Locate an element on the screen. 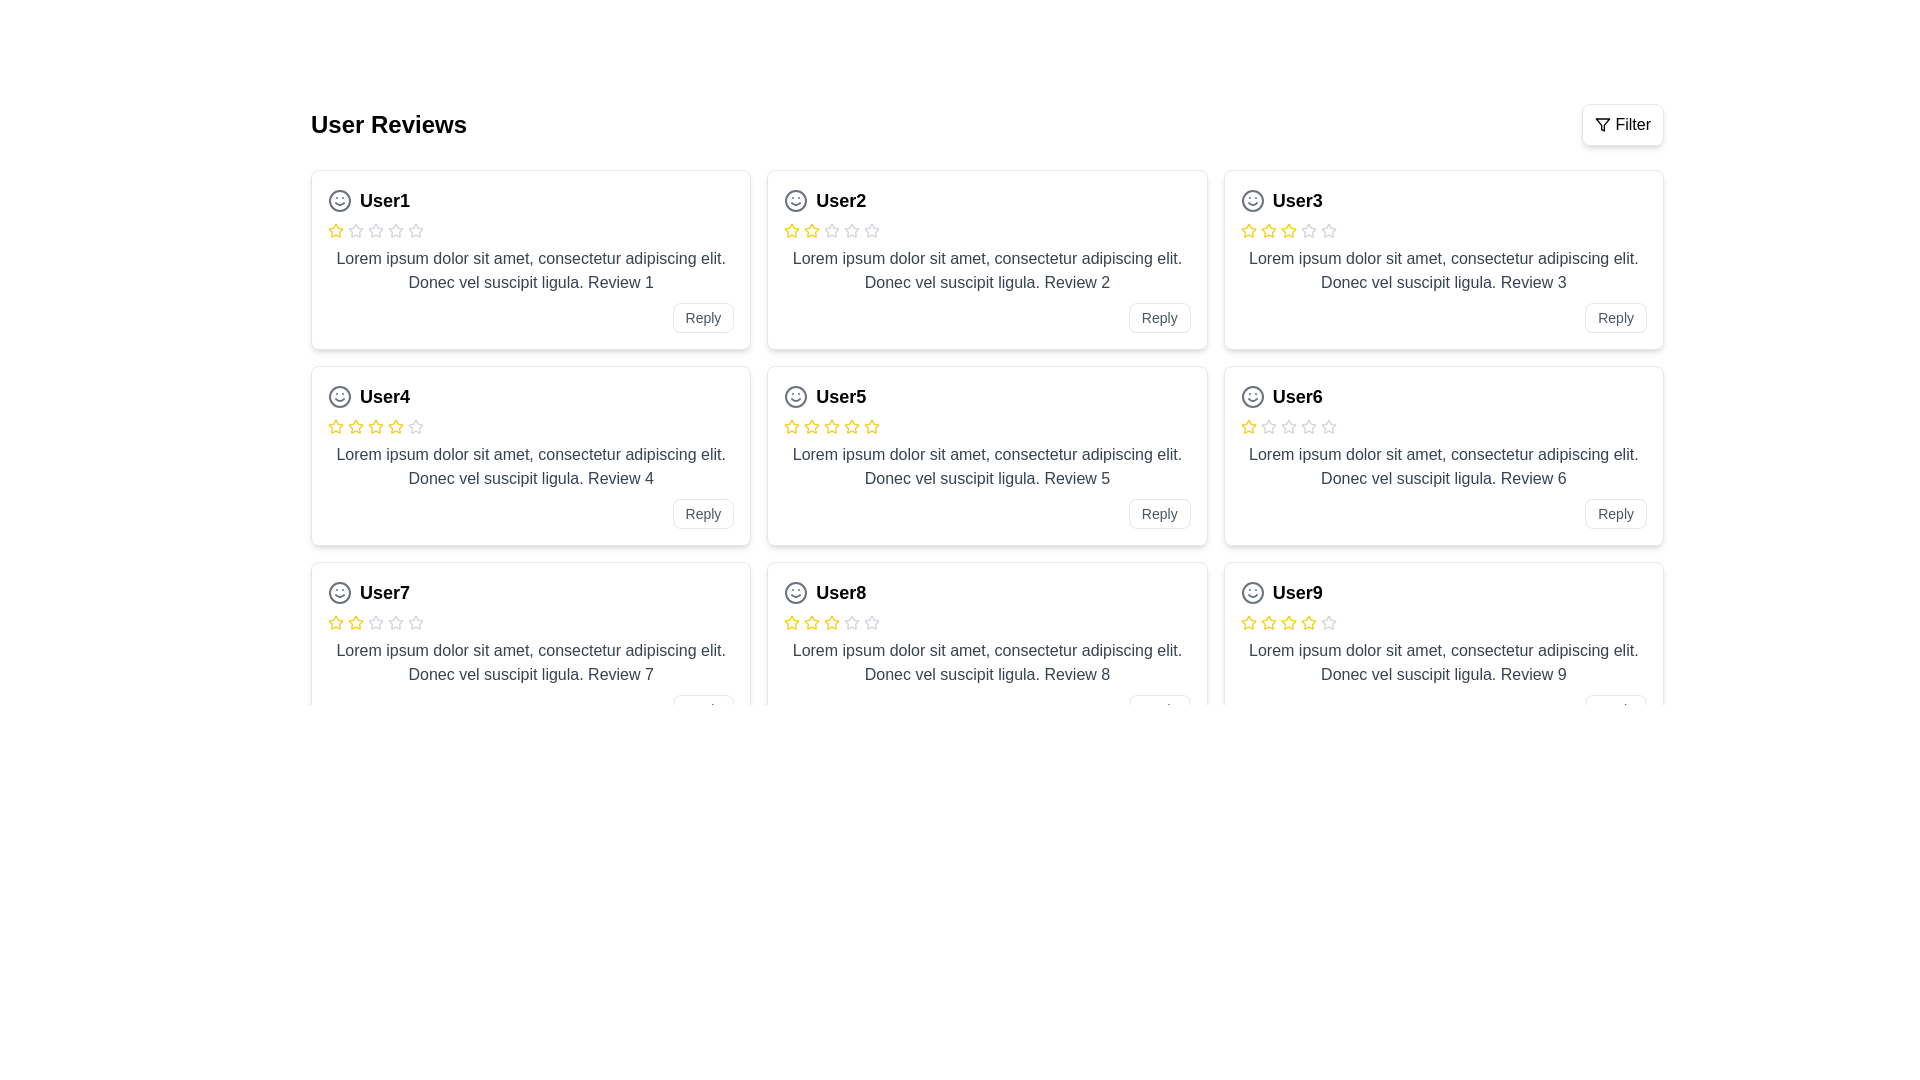  text label that serves as the title for user reviews, located in the upper-left section of the interface is located at coordinates (388, 124).